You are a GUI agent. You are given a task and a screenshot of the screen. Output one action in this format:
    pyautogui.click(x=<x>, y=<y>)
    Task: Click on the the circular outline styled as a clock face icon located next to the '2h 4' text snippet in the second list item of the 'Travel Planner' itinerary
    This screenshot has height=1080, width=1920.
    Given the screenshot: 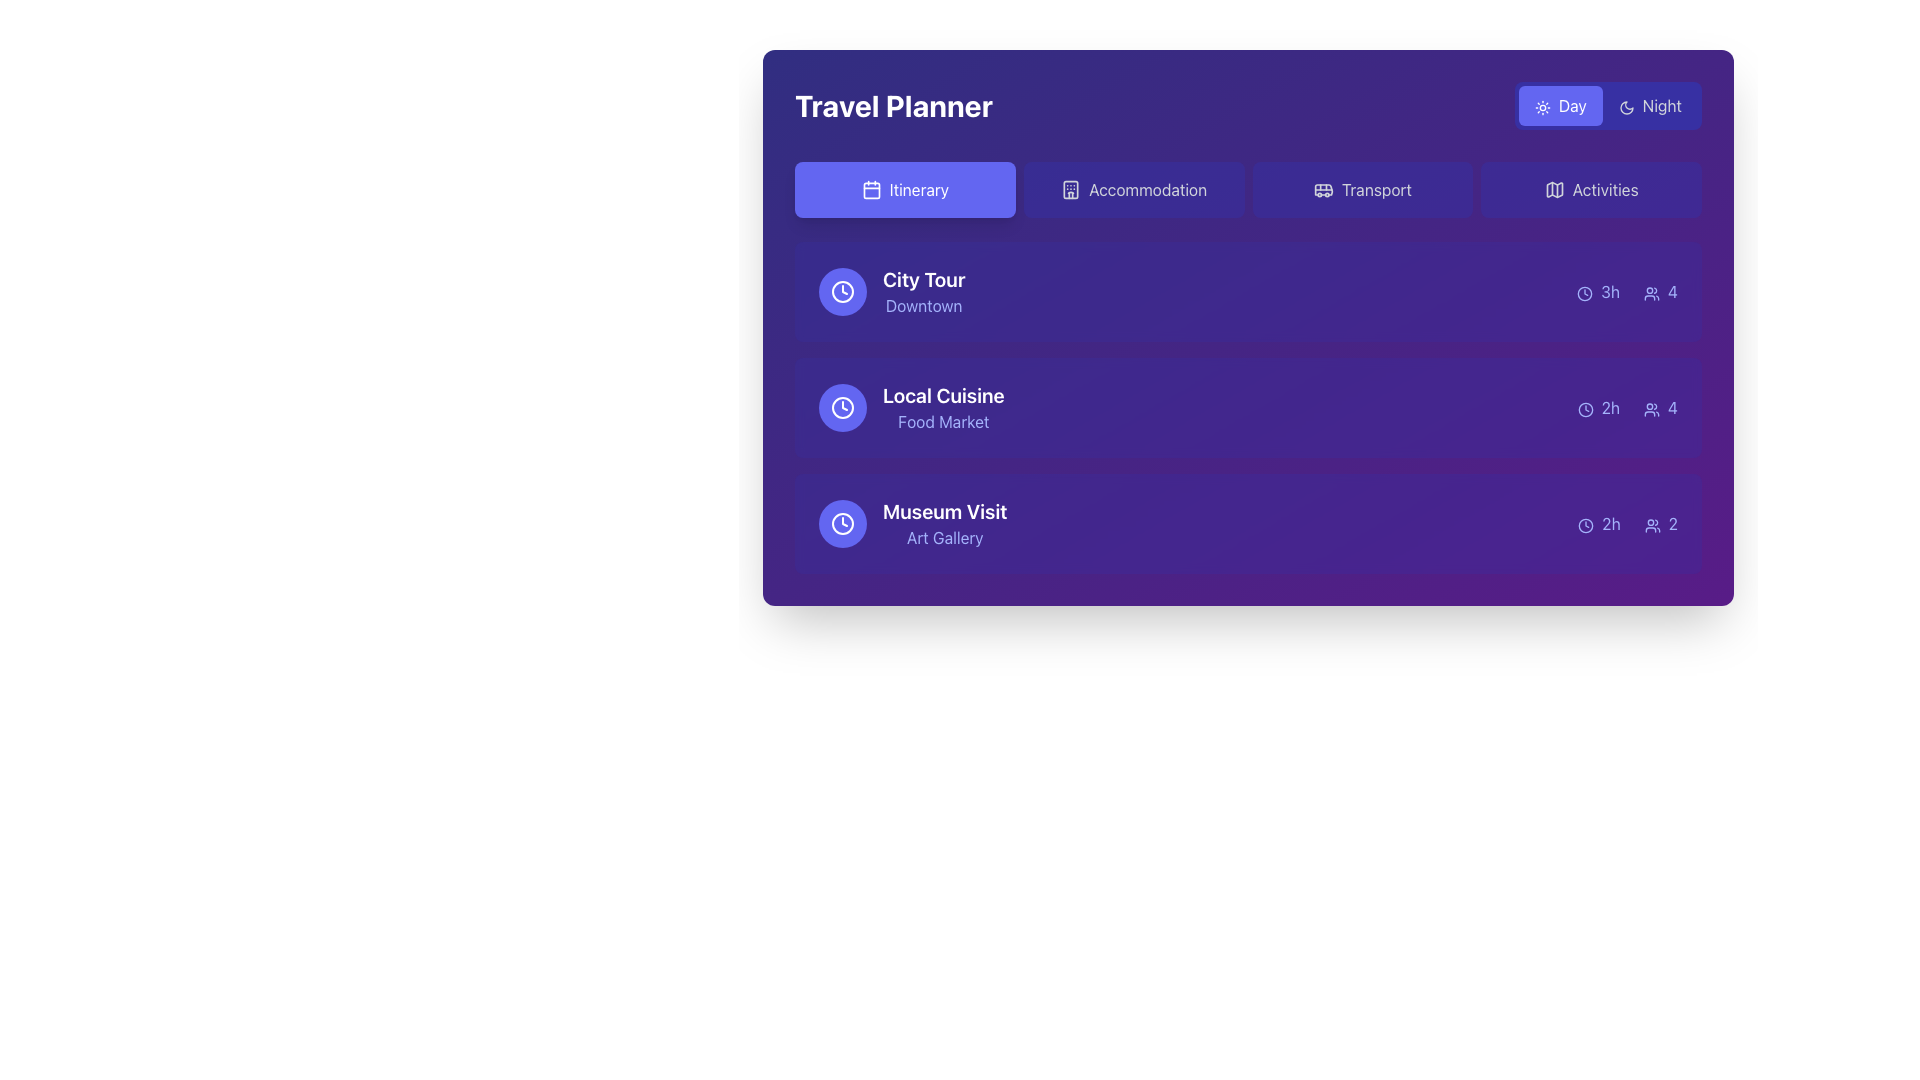 What is the action you would take?
    pyautogui.click(x=1584, y=408)
    